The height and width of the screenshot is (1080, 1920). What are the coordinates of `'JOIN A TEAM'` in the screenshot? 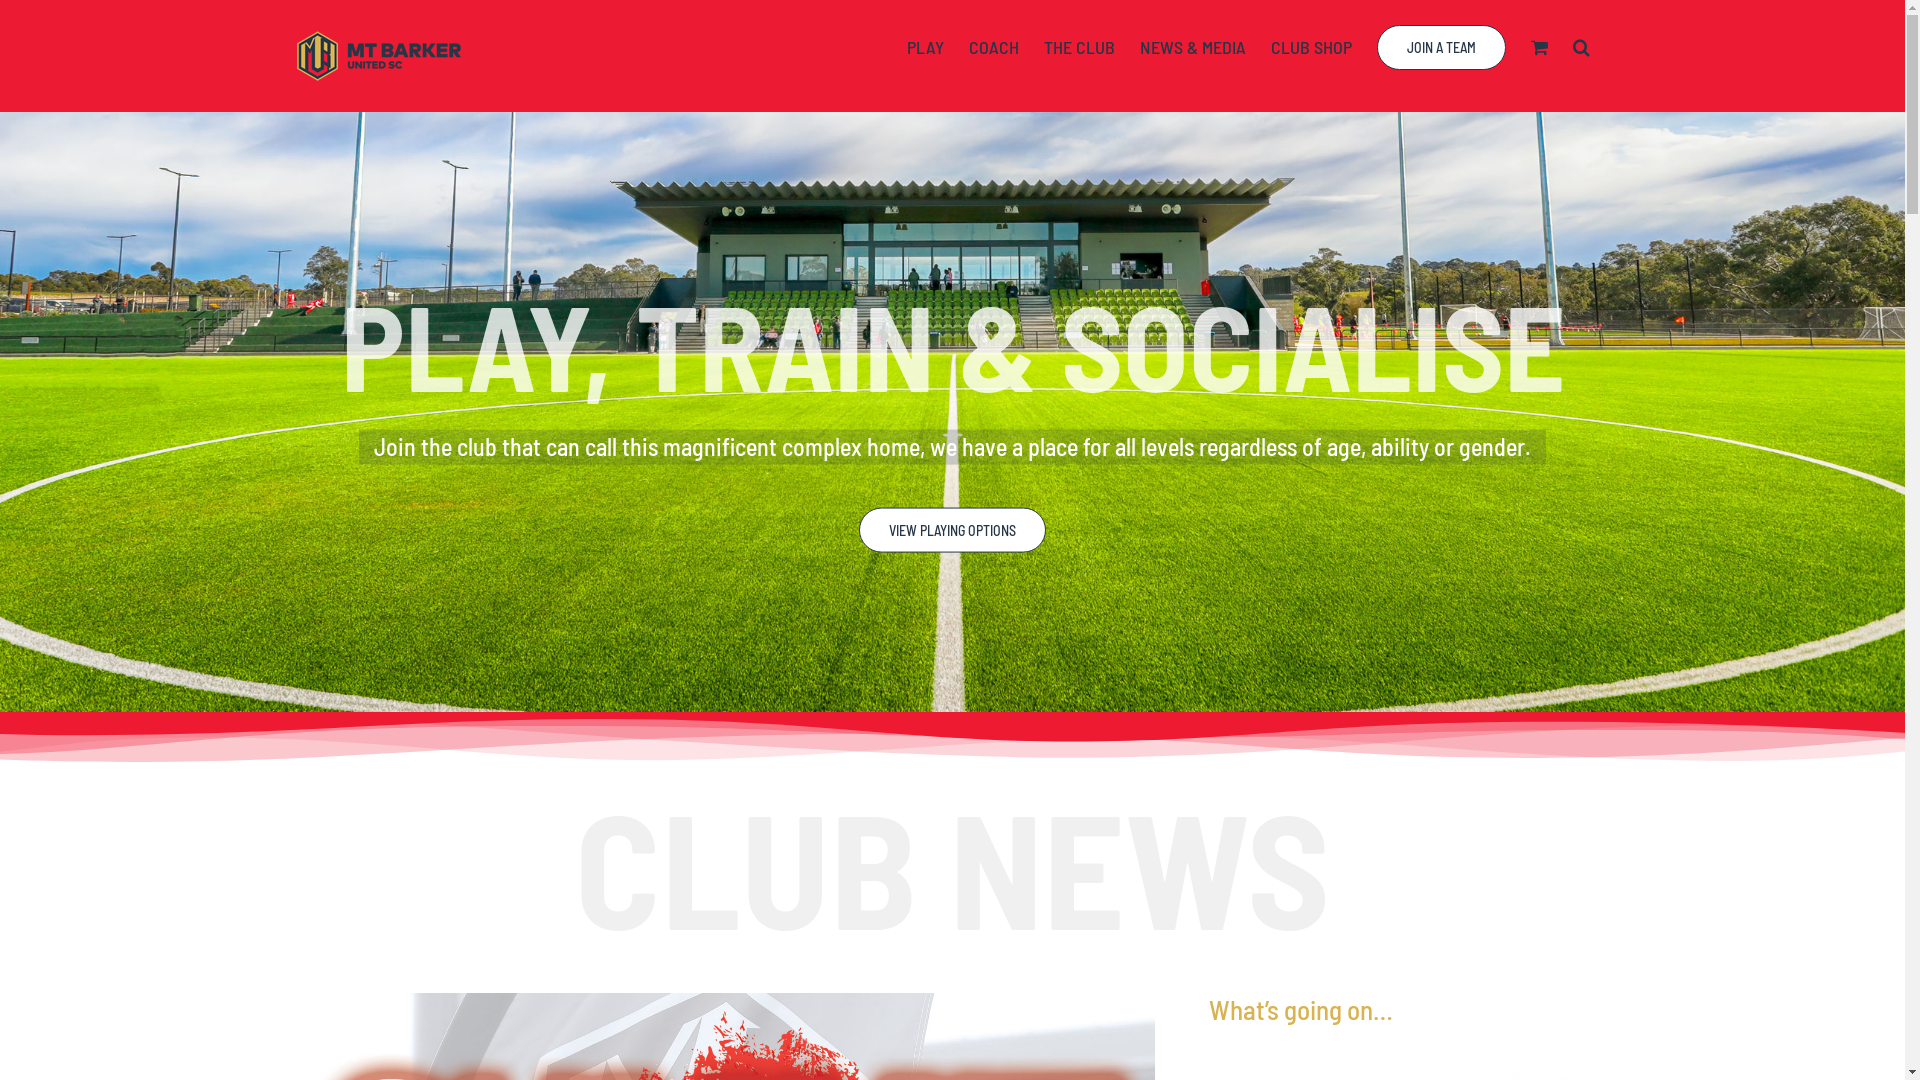 It's located at (1376, 45).